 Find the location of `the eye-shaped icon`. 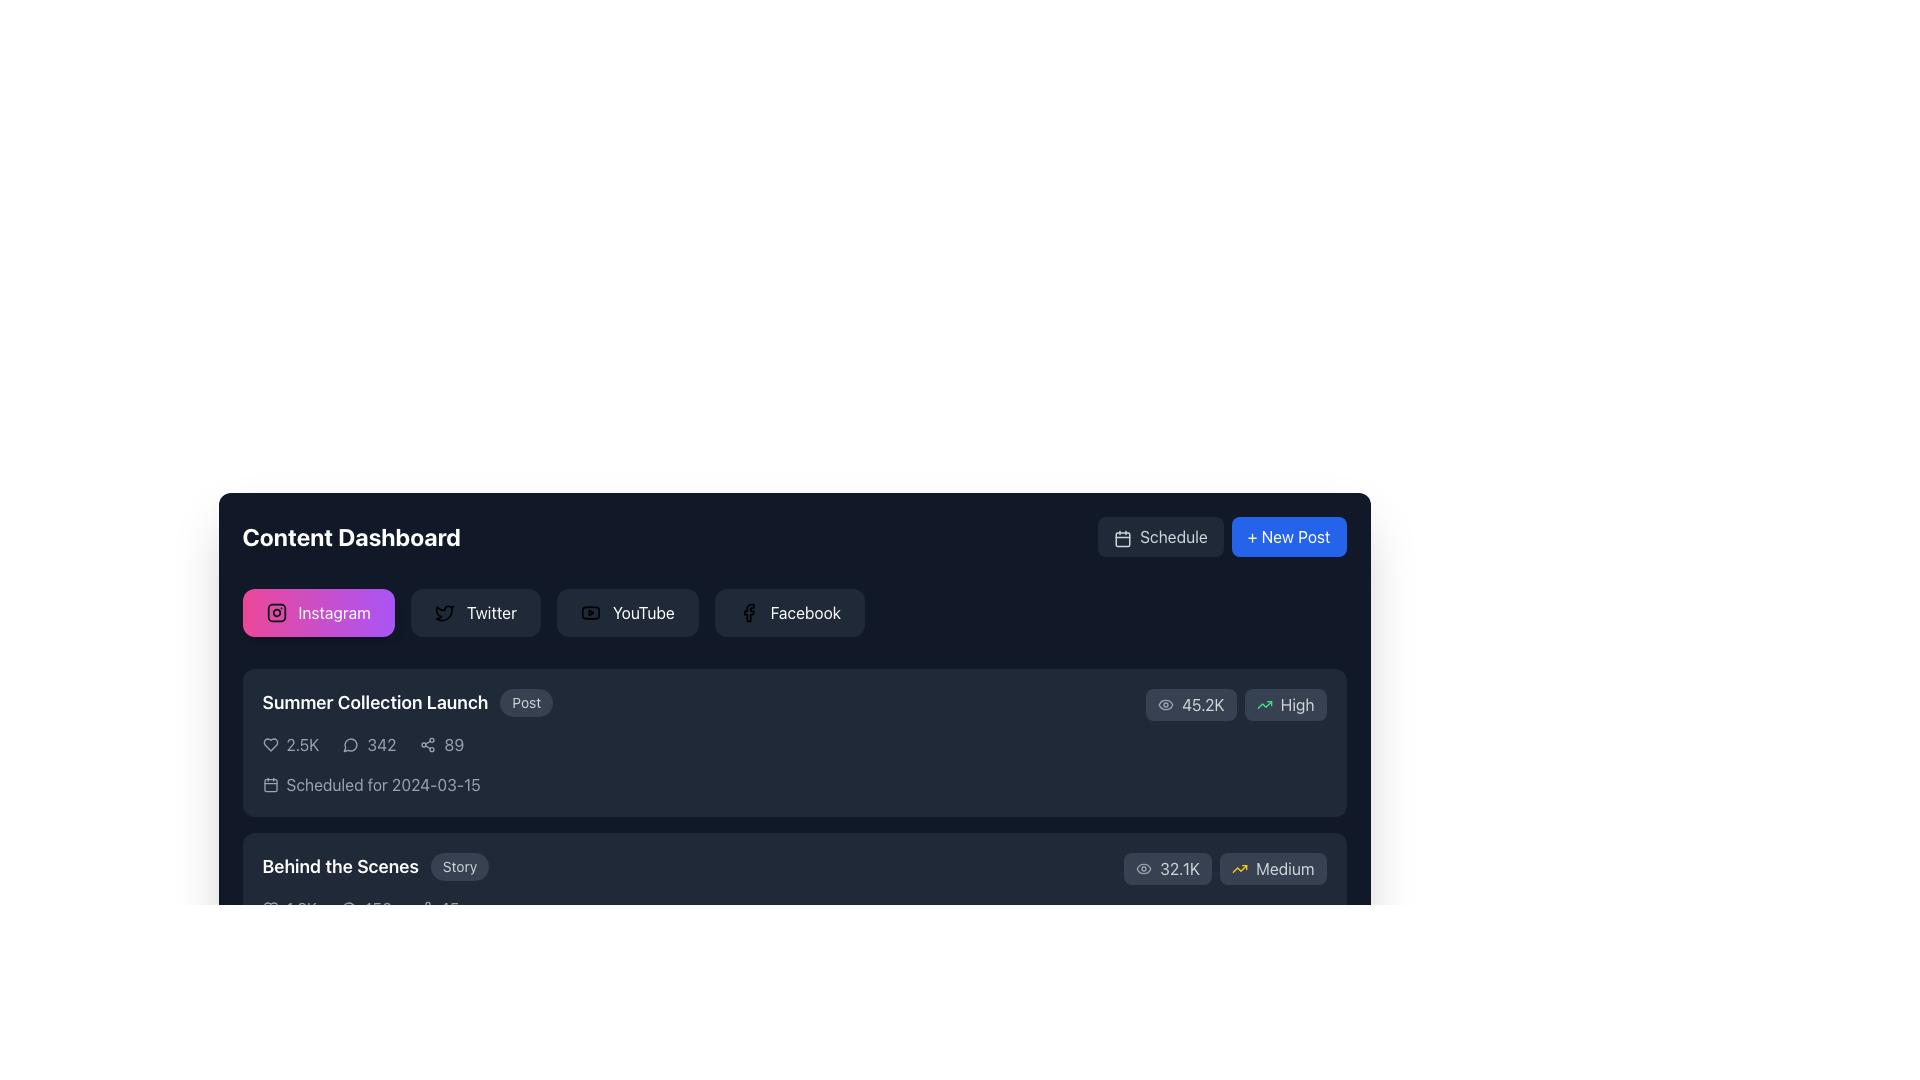

the eye-shaped icon is located at coordinates (1166, 704).